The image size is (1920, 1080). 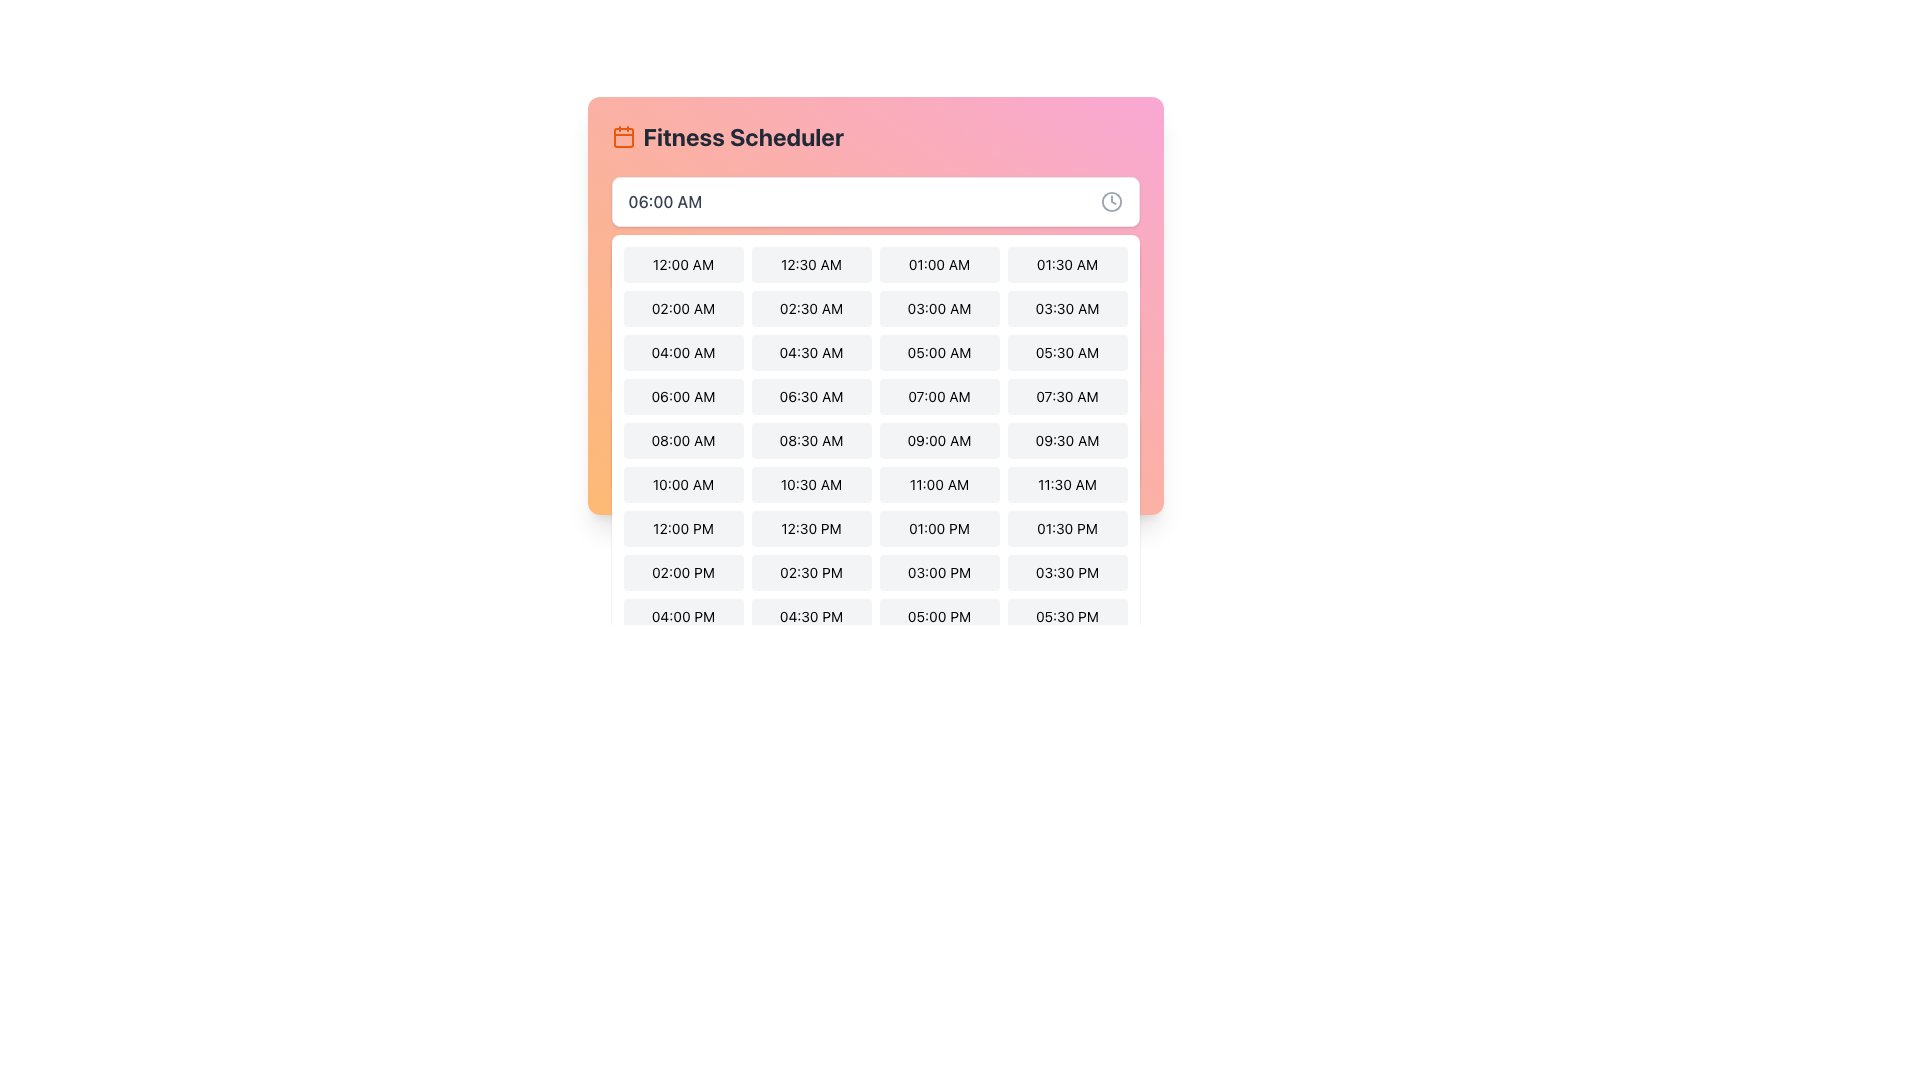 What do you see at coordinates (938, 308) in the screenshot?
I see `the button displaying '03:00 AM'` at bounding box center [938, 308].